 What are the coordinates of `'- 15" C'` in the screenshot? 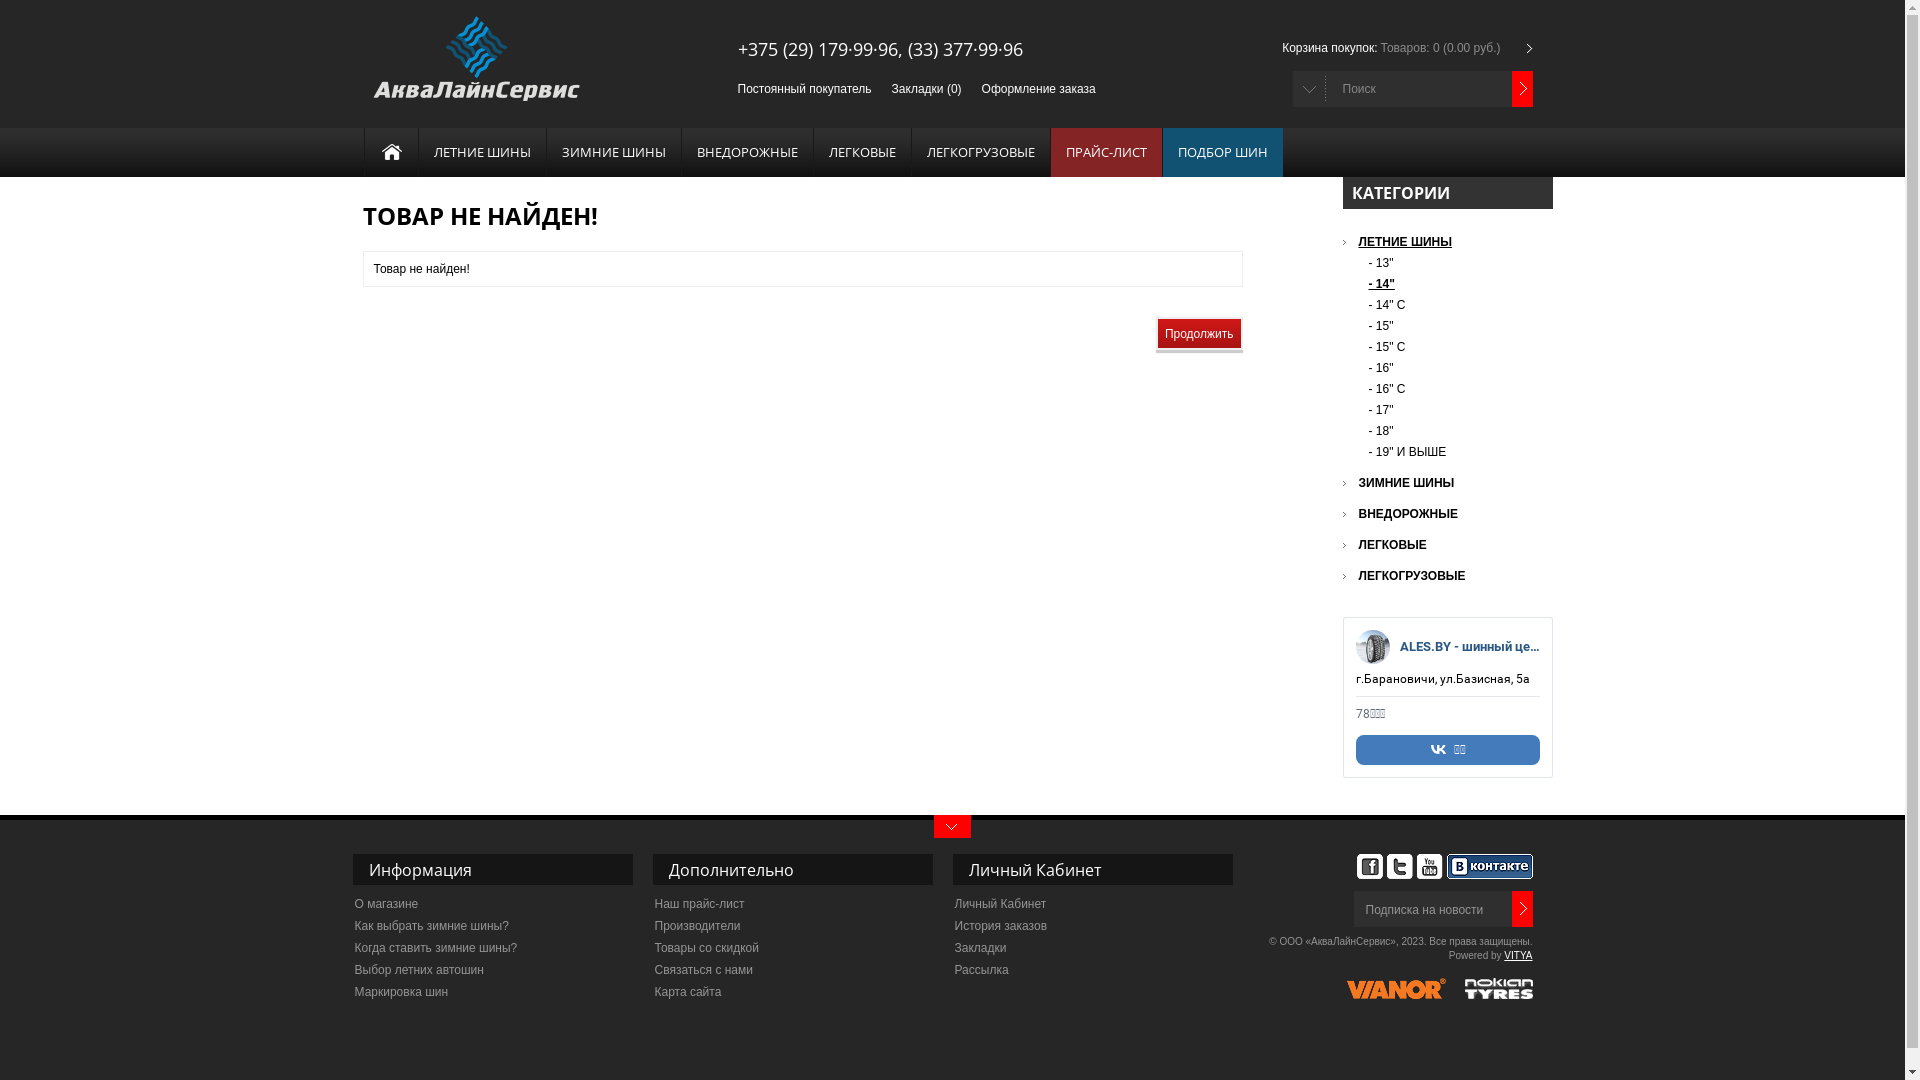 It's located at (1453, 346).